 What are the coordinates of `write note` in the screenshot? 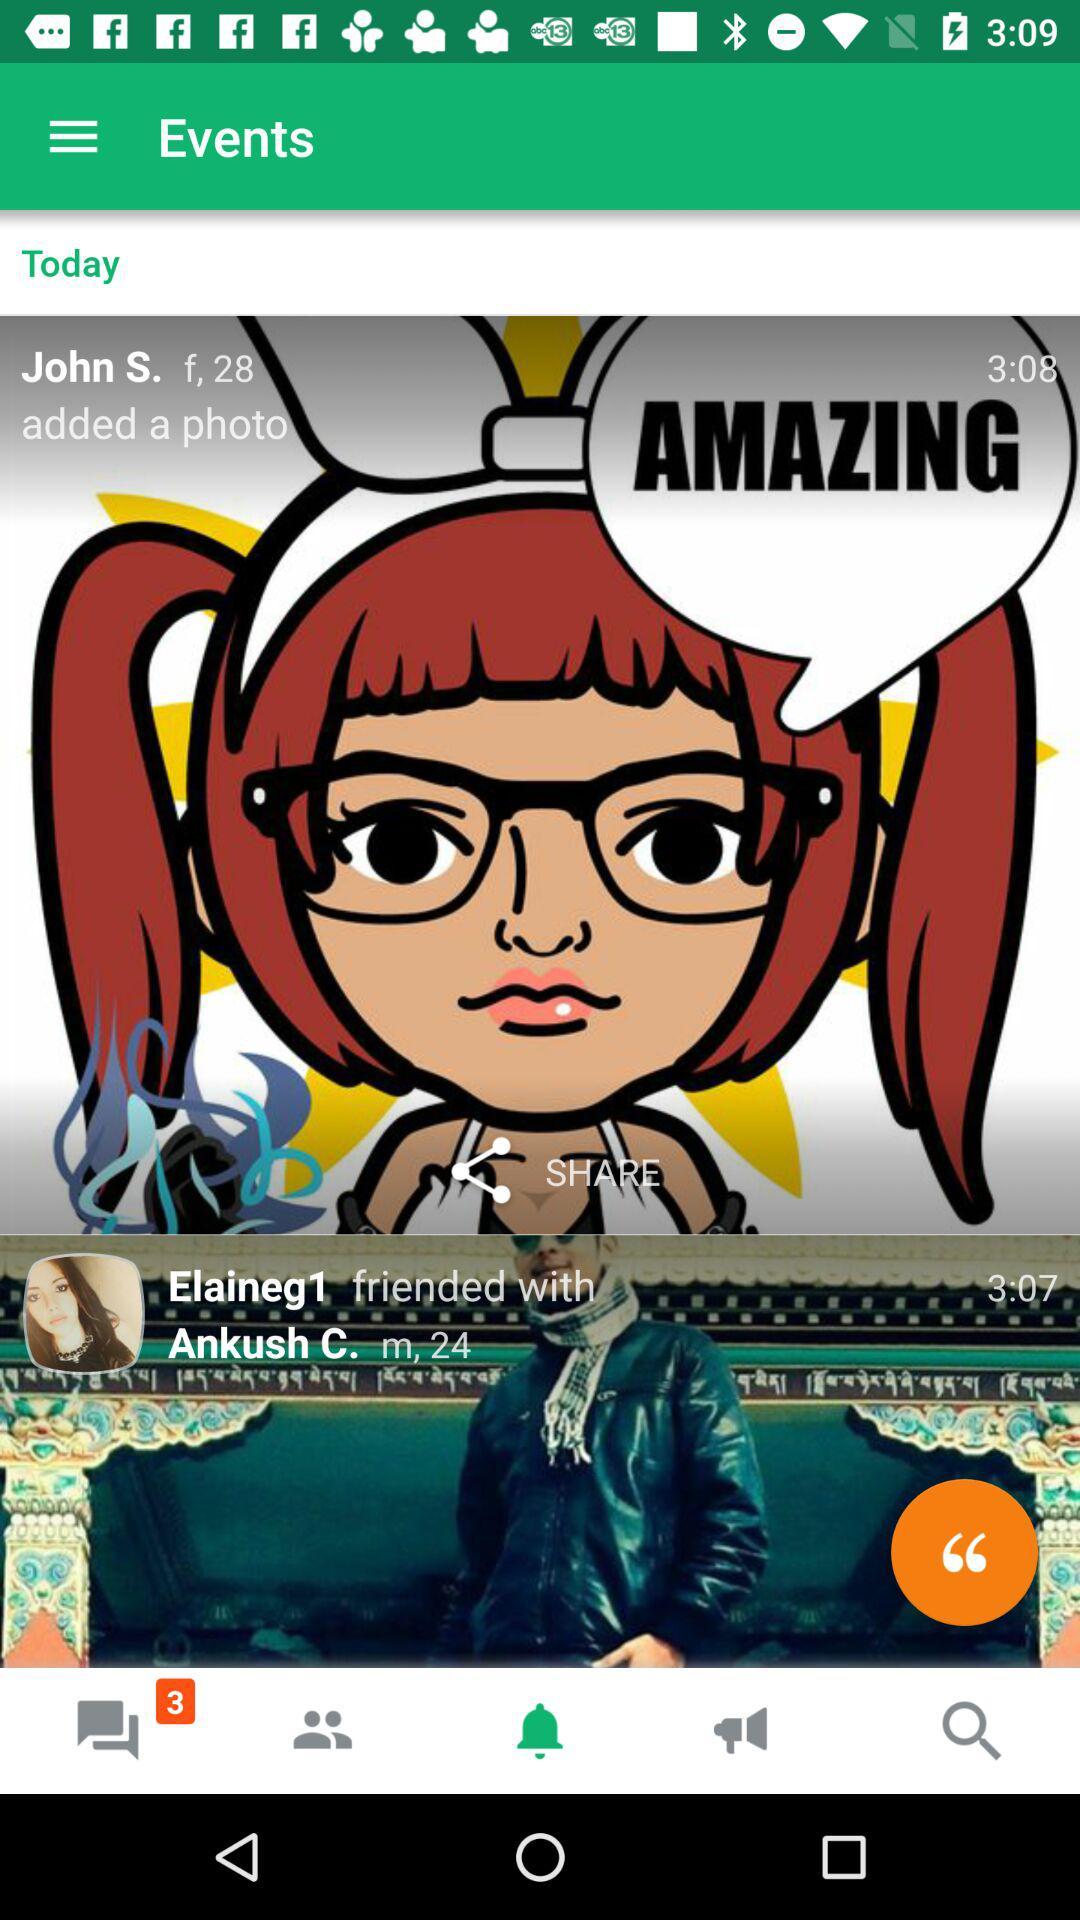 It's located at (963, 1551).